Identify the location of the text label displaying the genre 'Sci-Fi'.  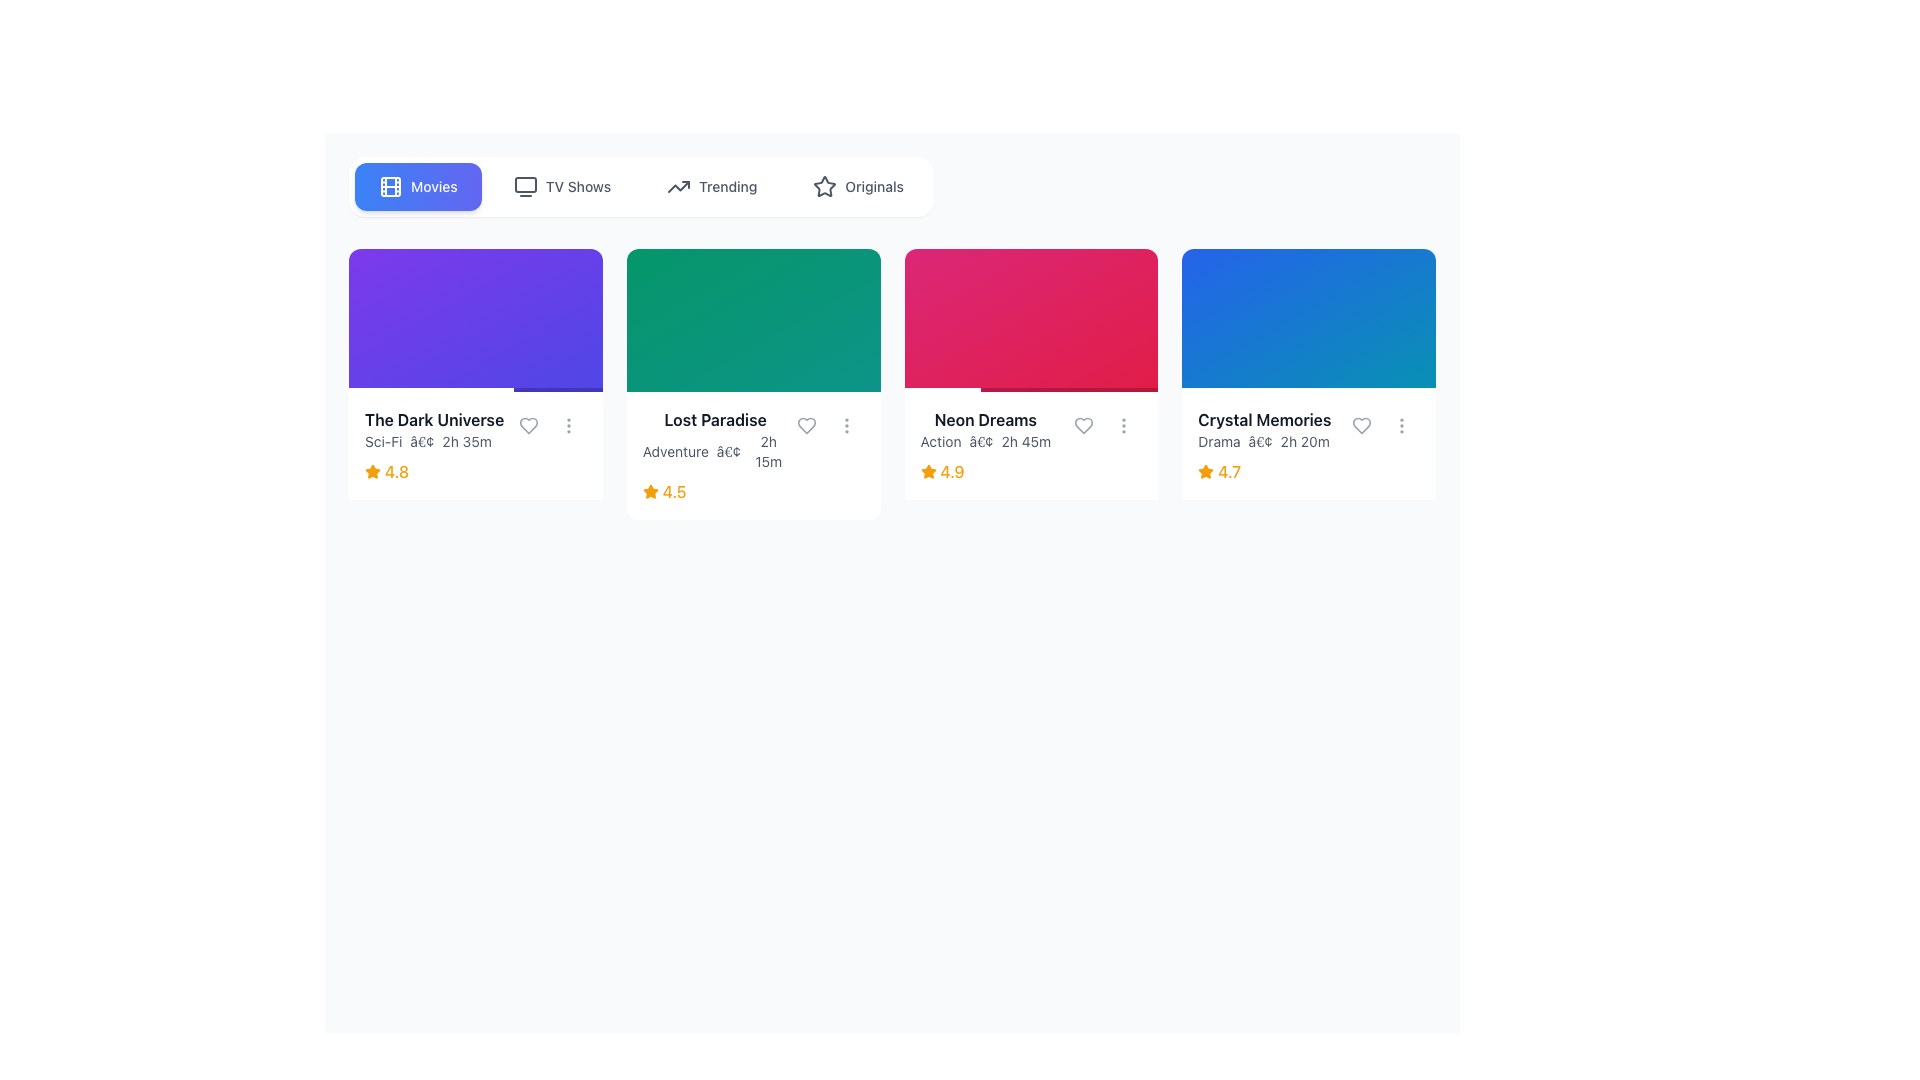
(383, 440).